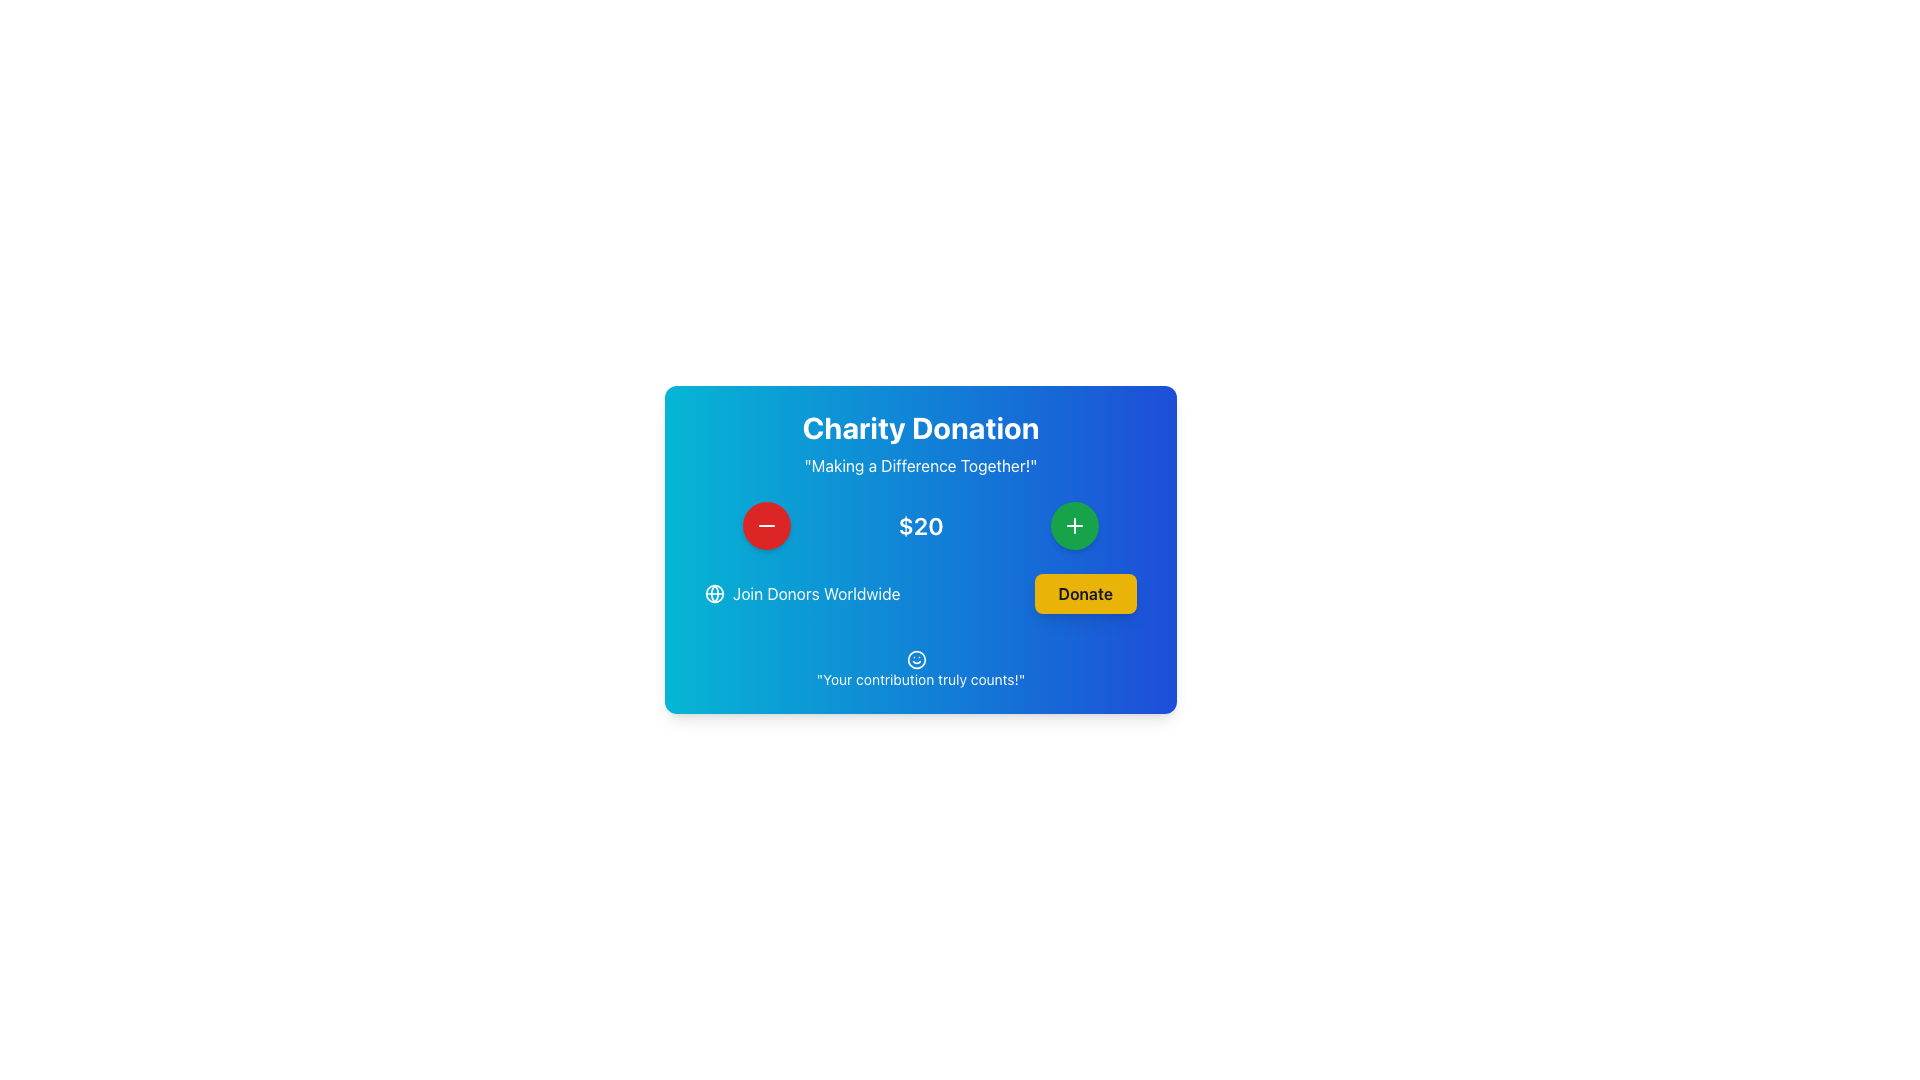 The image size is (1920, 1080). Describe the element at coordinates (816, 593) in the screenshot. I see `the text label reading 'Join Donors Worldwide' which is styled with white text on a gradient background and located below the '$20' display and to the right of the globe icon` at that location.